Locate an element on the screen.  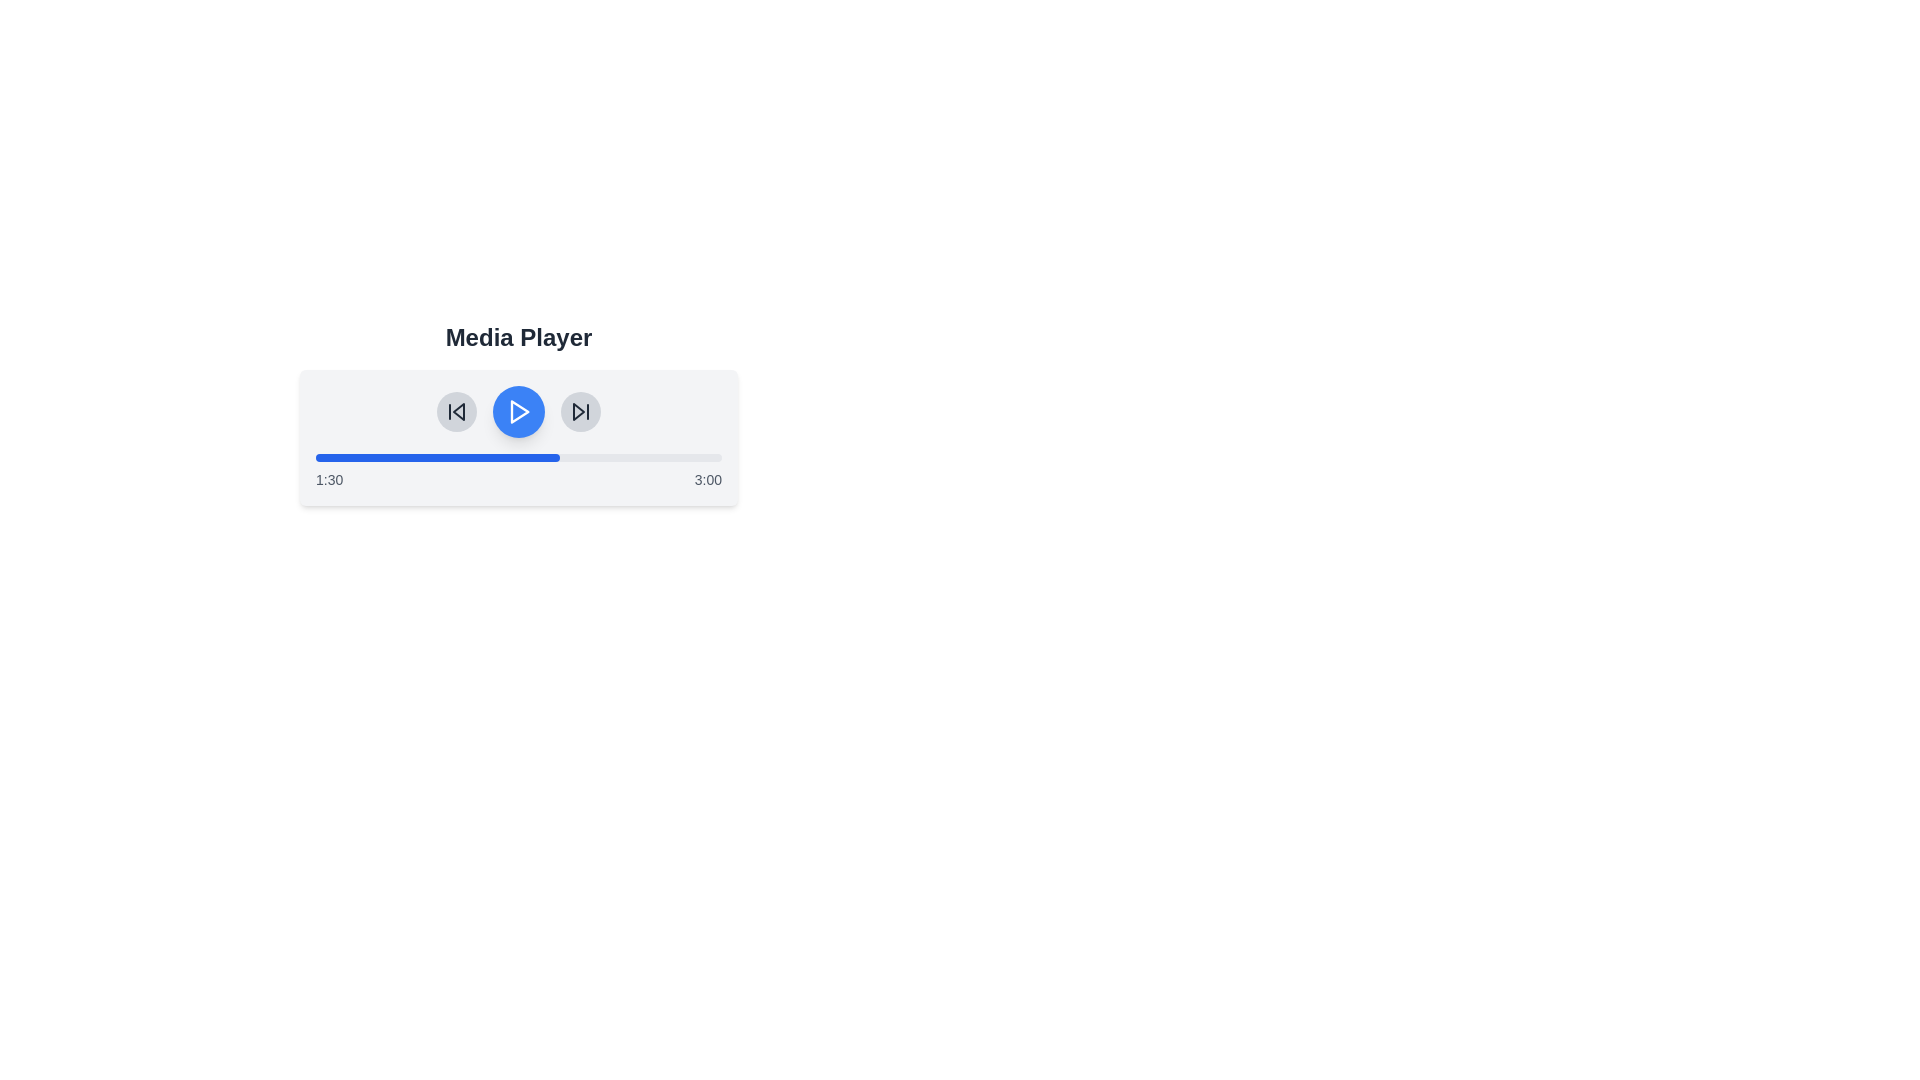
the play/pause toggle button in the media player is located at coordinates (518, 411).